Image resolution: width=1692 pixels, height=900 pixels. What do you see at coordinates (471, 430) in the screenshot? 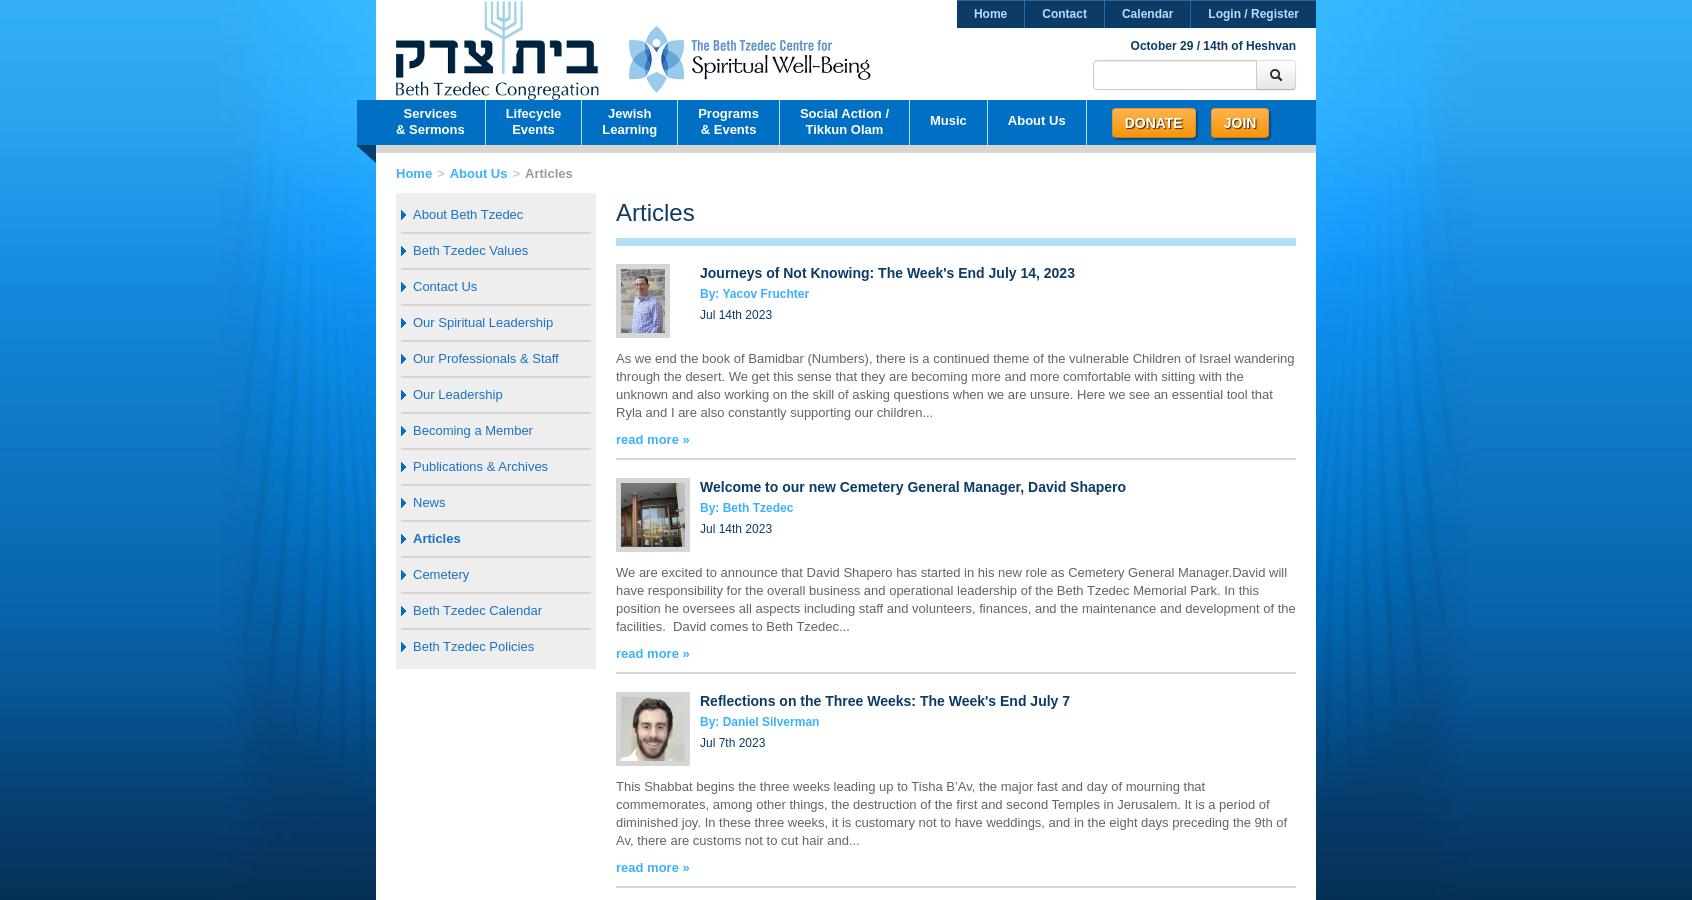
I see `'Becoming a Member'` at bounding box center [471, 430].